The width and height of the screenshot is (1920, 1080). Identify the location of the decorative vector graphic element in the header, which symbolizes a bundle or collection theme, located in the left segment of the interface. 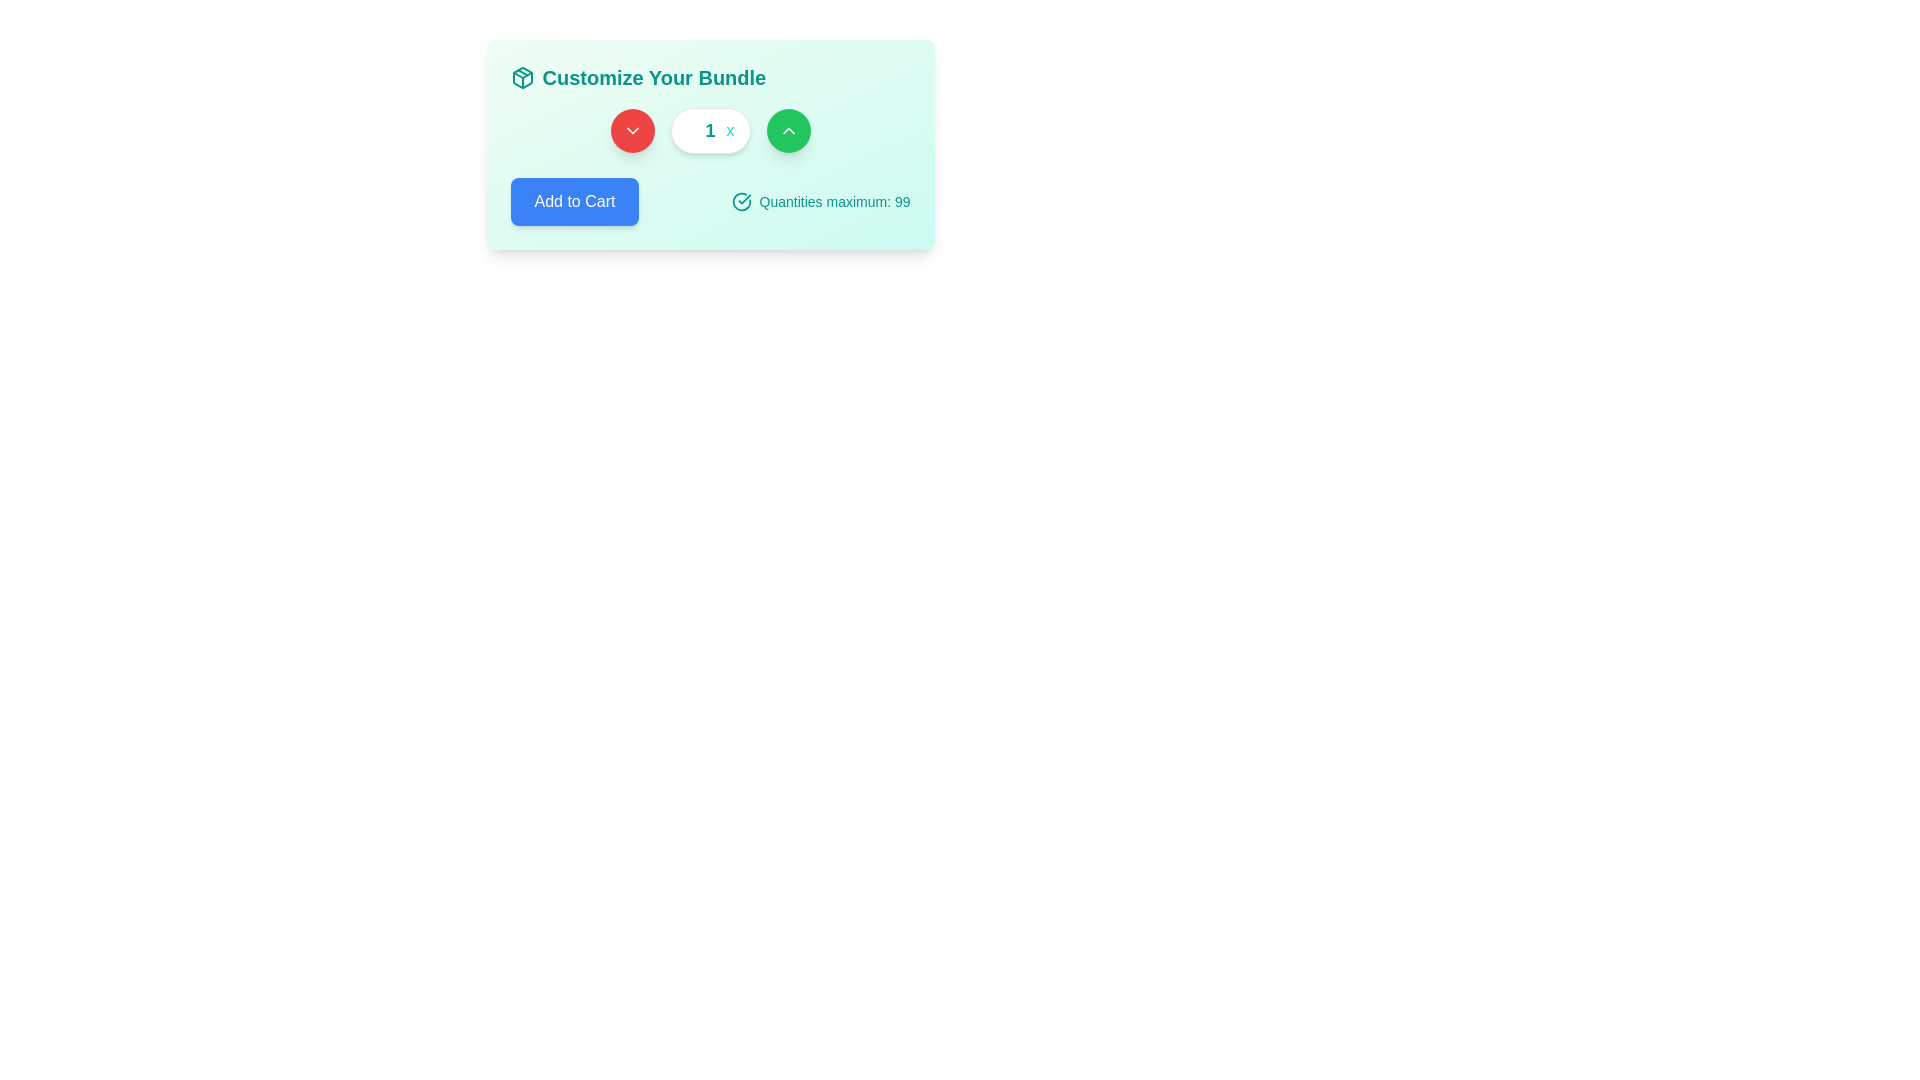
(522, 74).